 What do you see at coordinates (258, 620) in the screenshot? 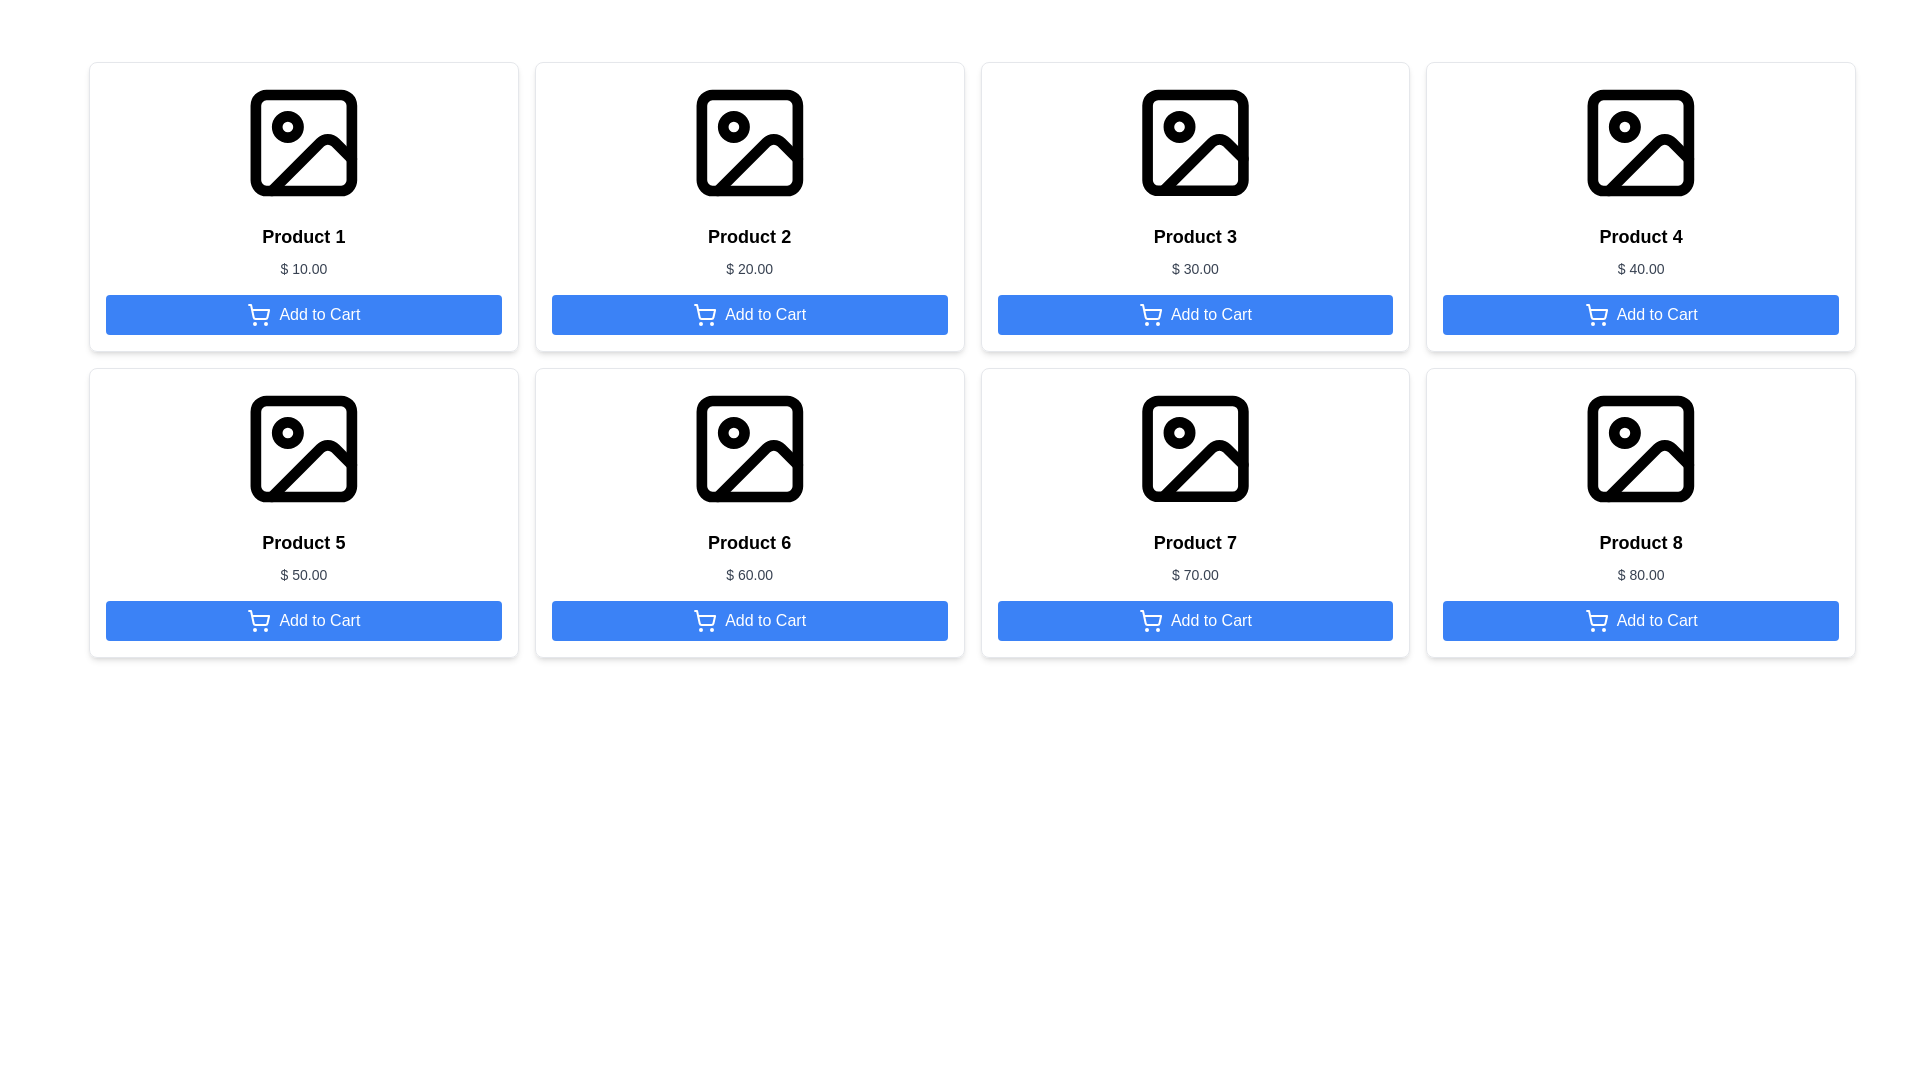
I see `the shopping cart icon located to the left of the 'Add to Cart' button below the 'Product 5' card in the second row and first column of the interface grid` at bounding box center [258, 620].